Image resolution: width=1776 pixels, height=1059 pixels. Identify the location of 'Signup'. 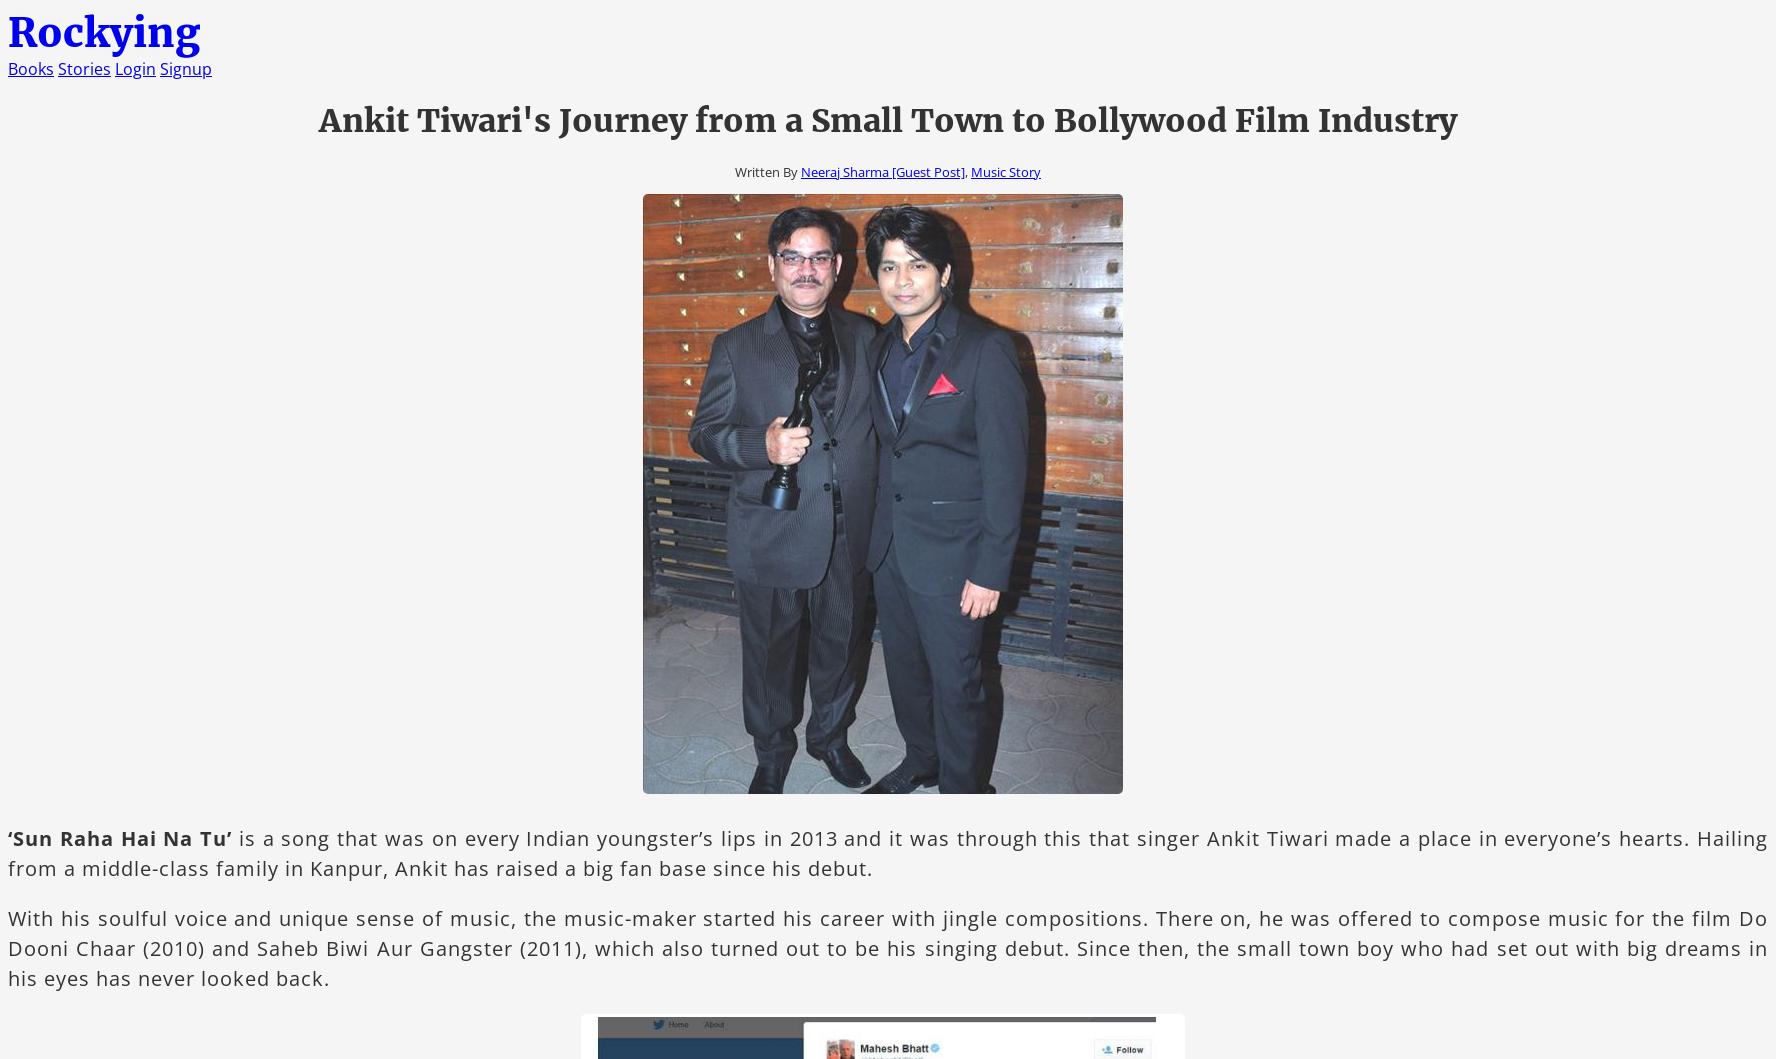
(184, 69).